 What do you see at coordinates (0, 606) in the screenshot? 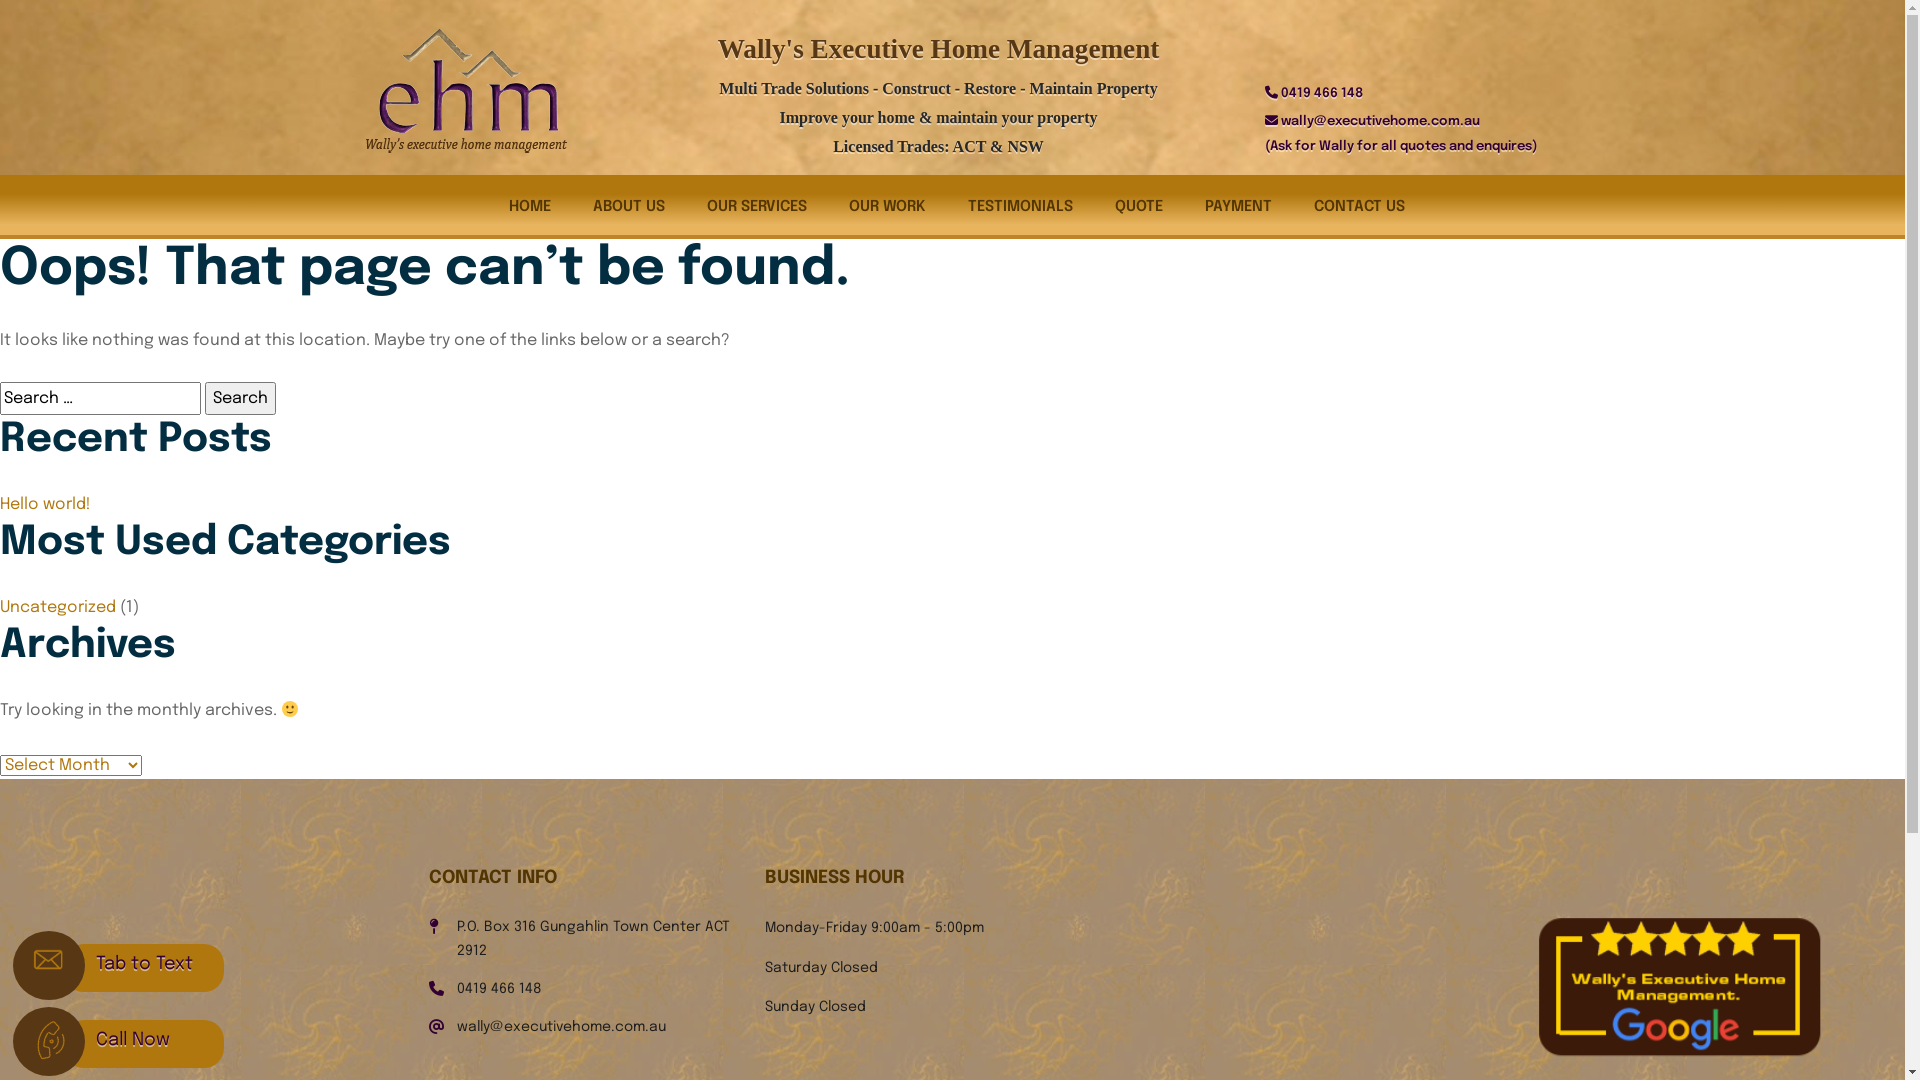
I see `'Uncategorized'` at bounding box center [0, 606].